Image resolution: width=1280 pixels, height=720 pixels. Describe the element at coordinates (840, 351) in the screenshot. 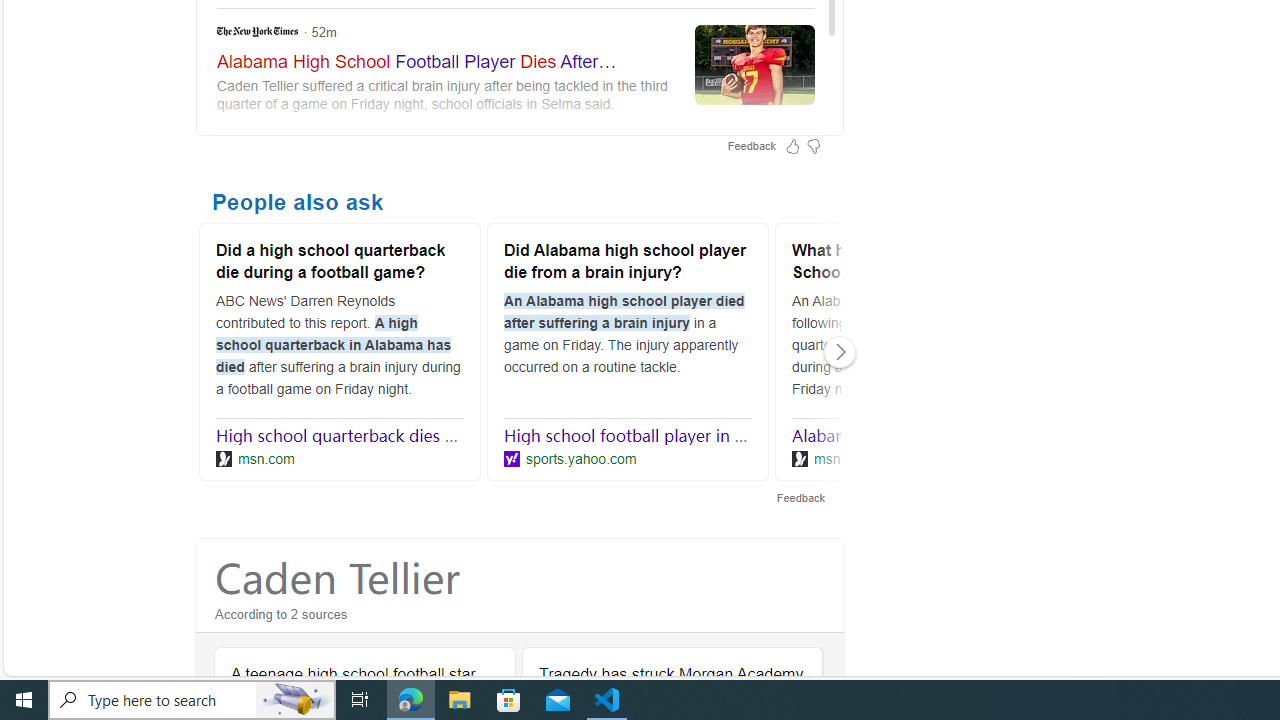

I see `'Click to scroll right'` at that location.